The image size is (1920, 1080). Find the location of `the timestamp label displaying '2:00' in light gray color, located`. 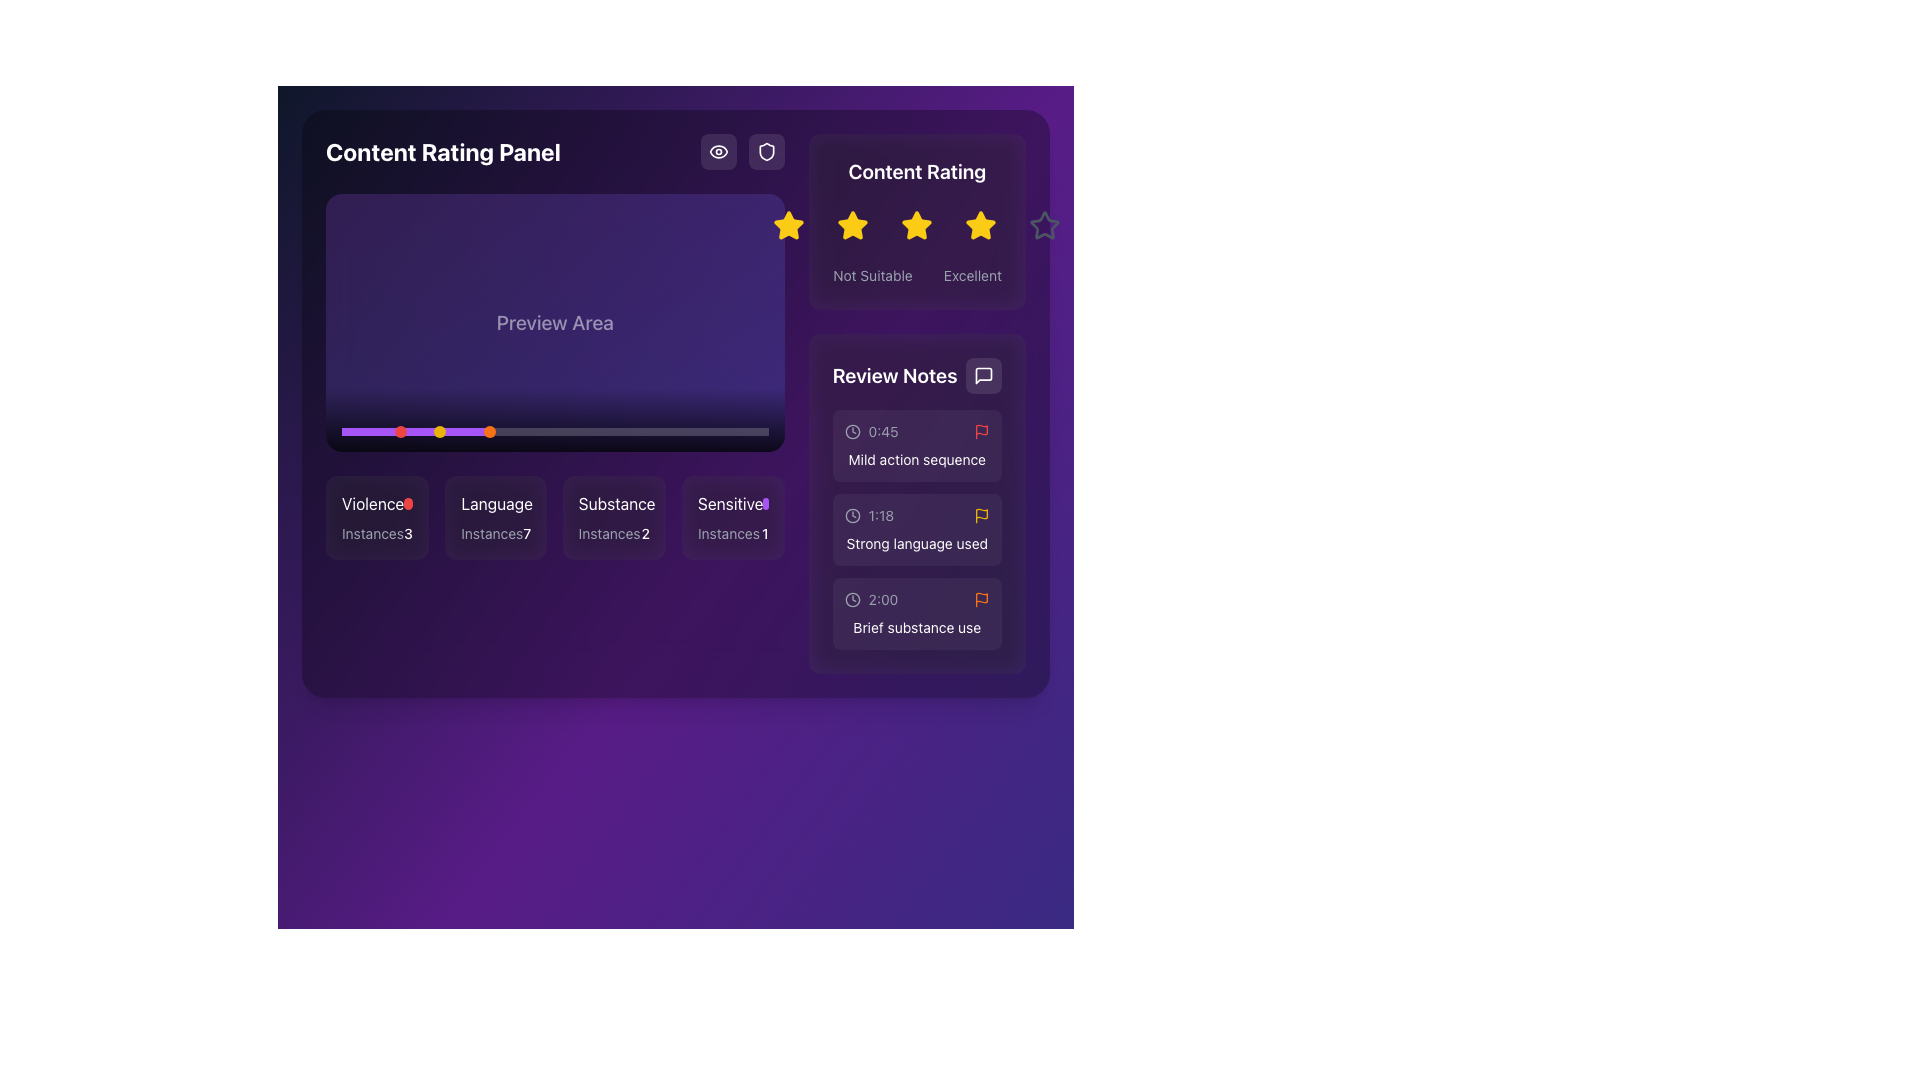

the timestamp label displaying '2:00' in light gray color, located is located at coordinates (871, 599).